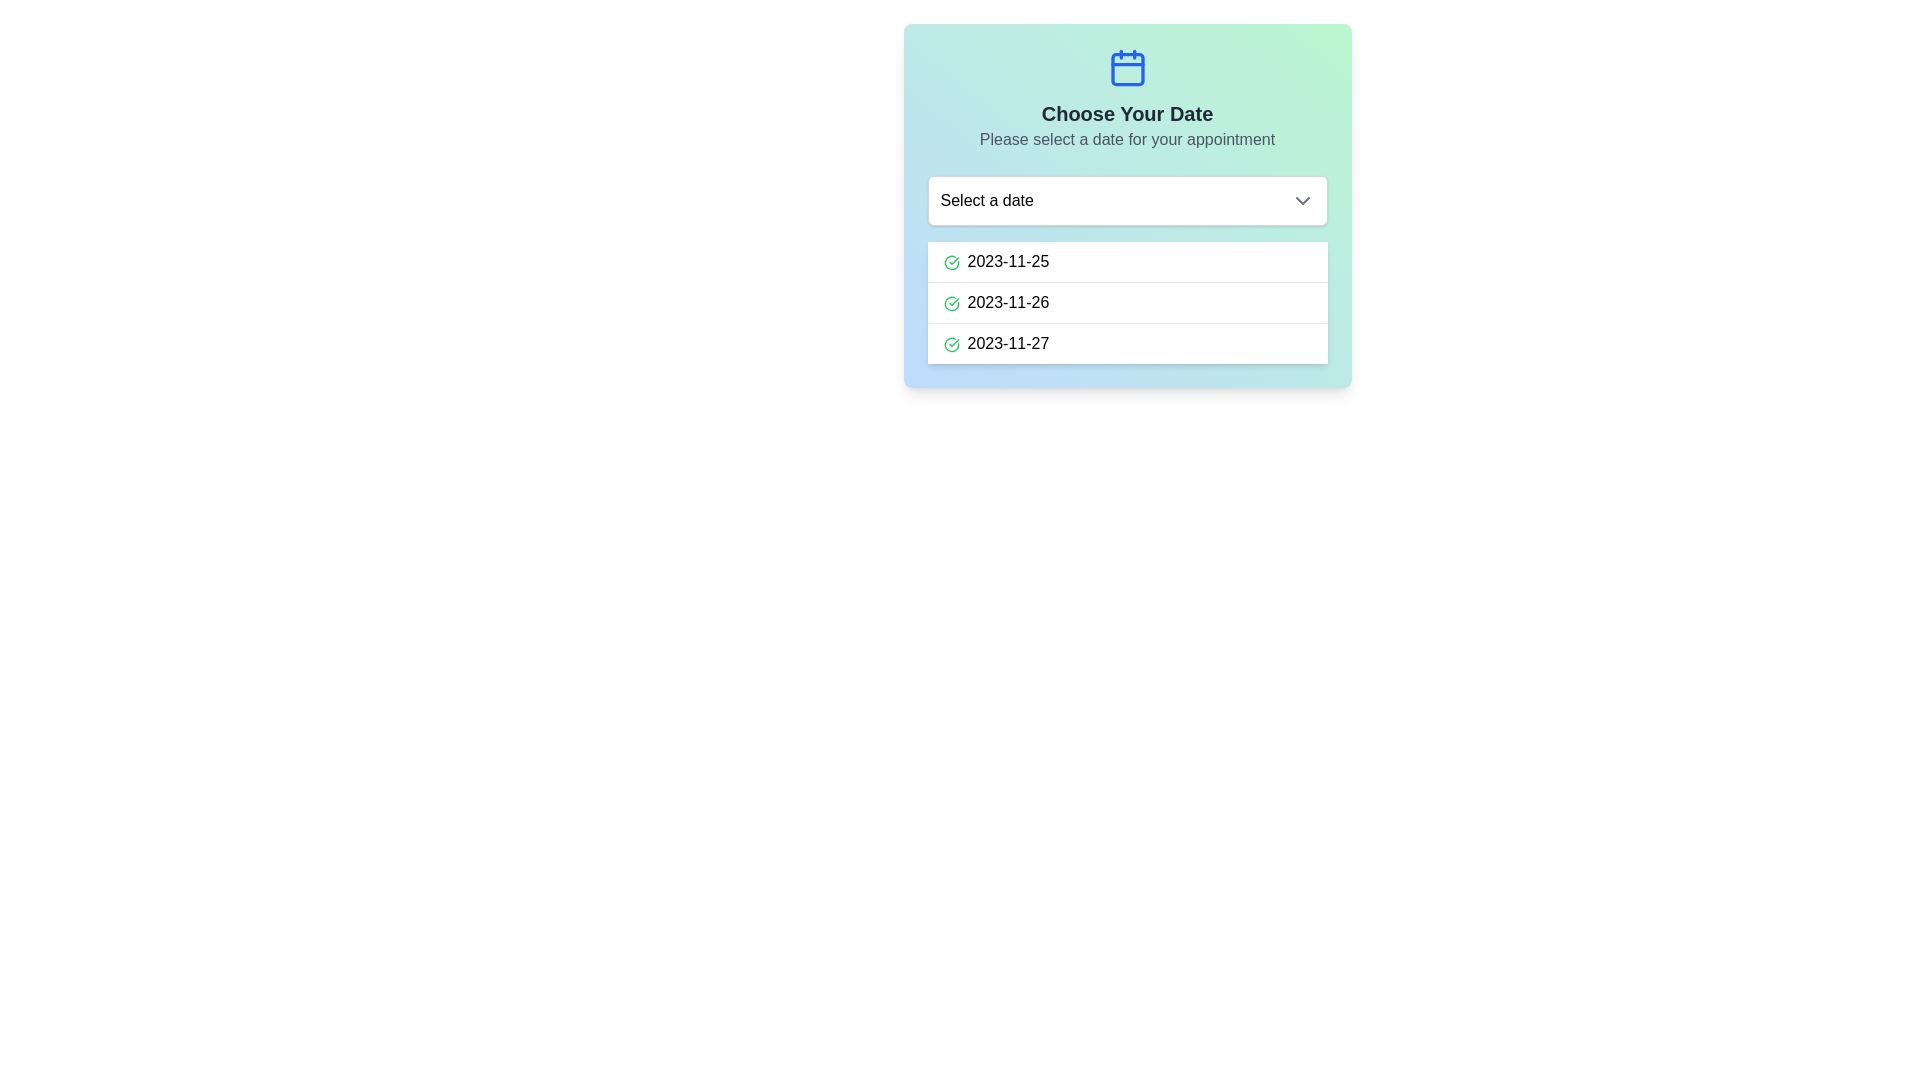  I want to click on the list item option '2023-11-27' in the dropdown menu titled 'Choose Your Date', so click(1127, 342).